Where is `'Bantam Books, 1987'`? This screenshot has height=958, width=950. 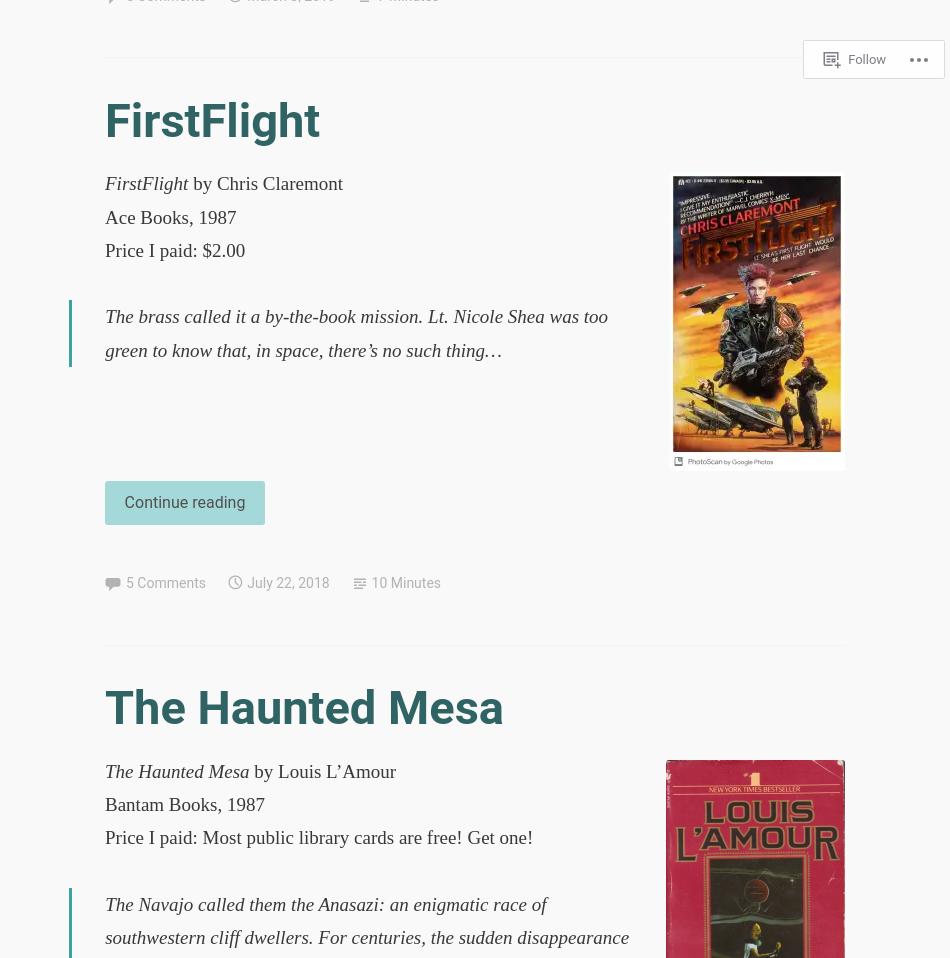
'Bantam Books, 1987' is located at coordinates (184, 803).